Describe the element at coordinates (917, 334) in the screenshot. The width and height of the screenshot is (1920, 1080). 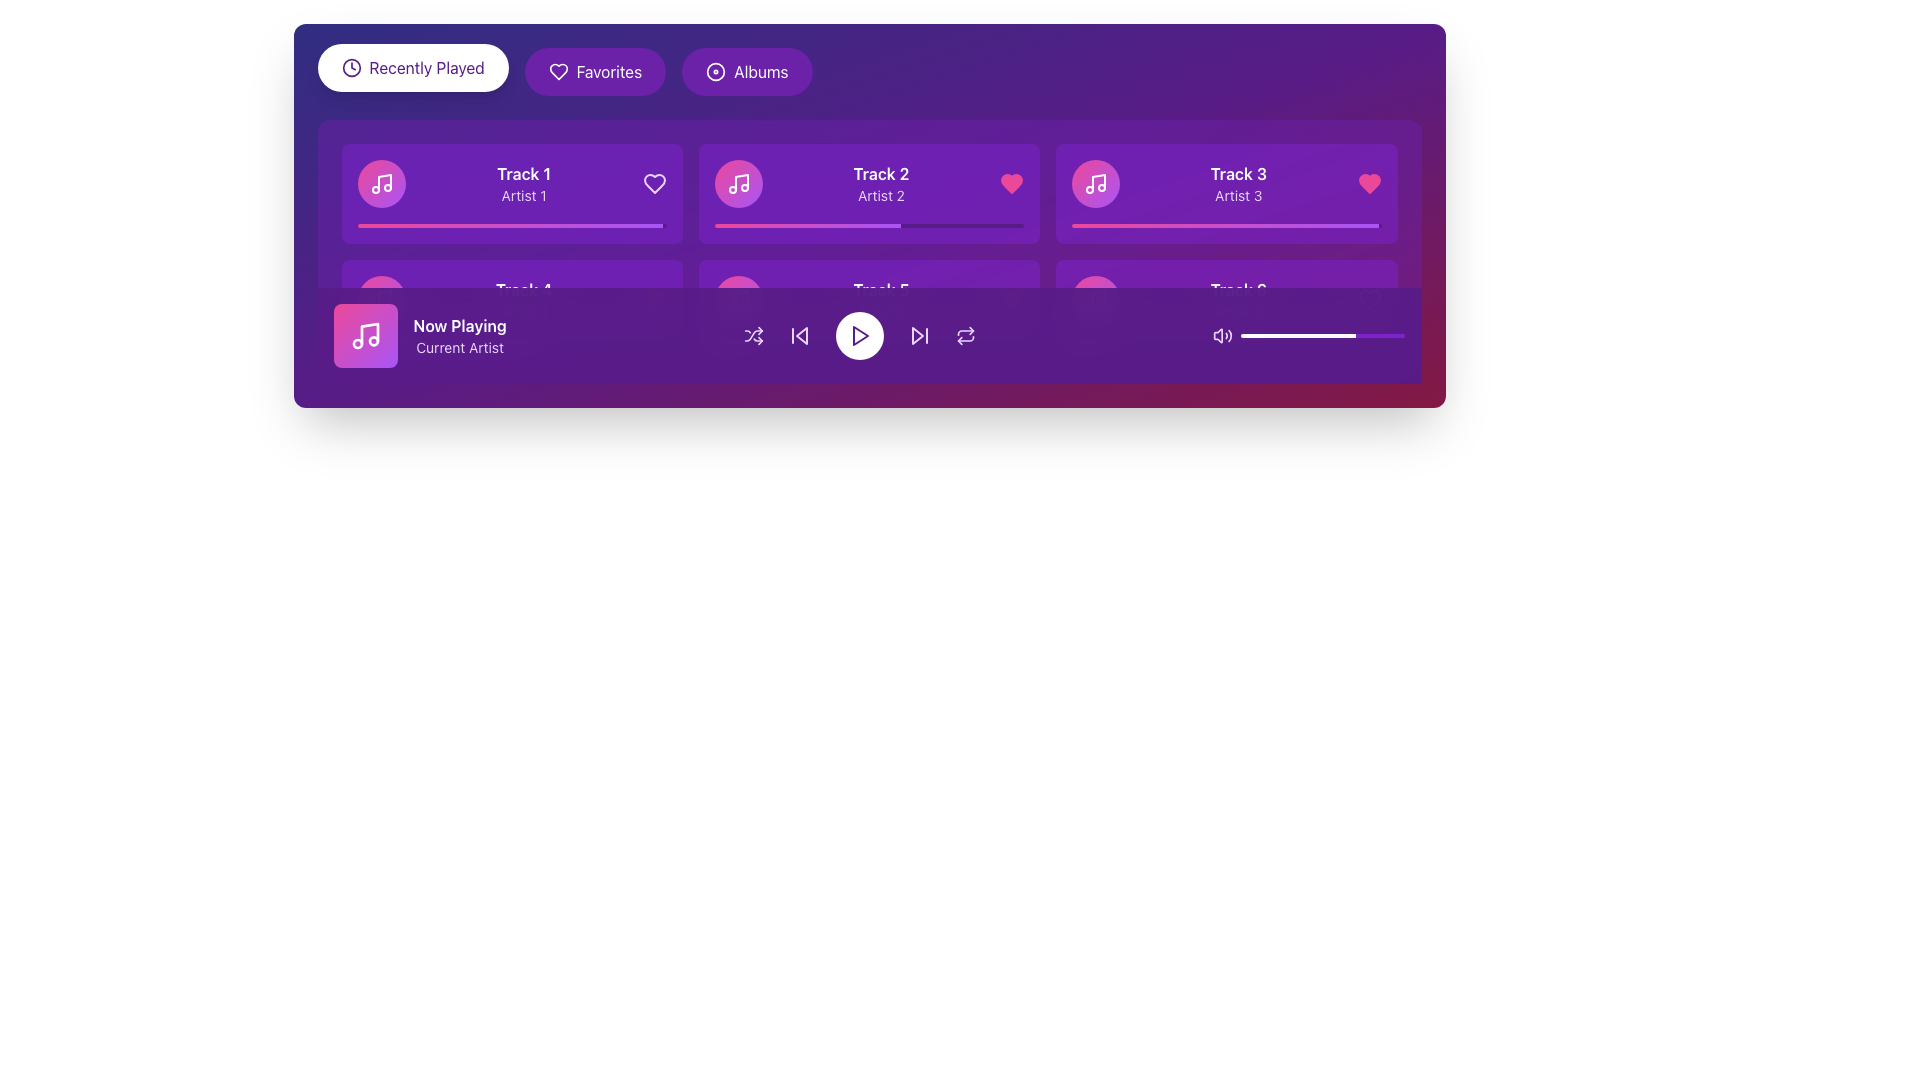
I see `the triangle icon that serves as the 'skip forward' control in the media playback interface located next to a vertical line icon` at that location.